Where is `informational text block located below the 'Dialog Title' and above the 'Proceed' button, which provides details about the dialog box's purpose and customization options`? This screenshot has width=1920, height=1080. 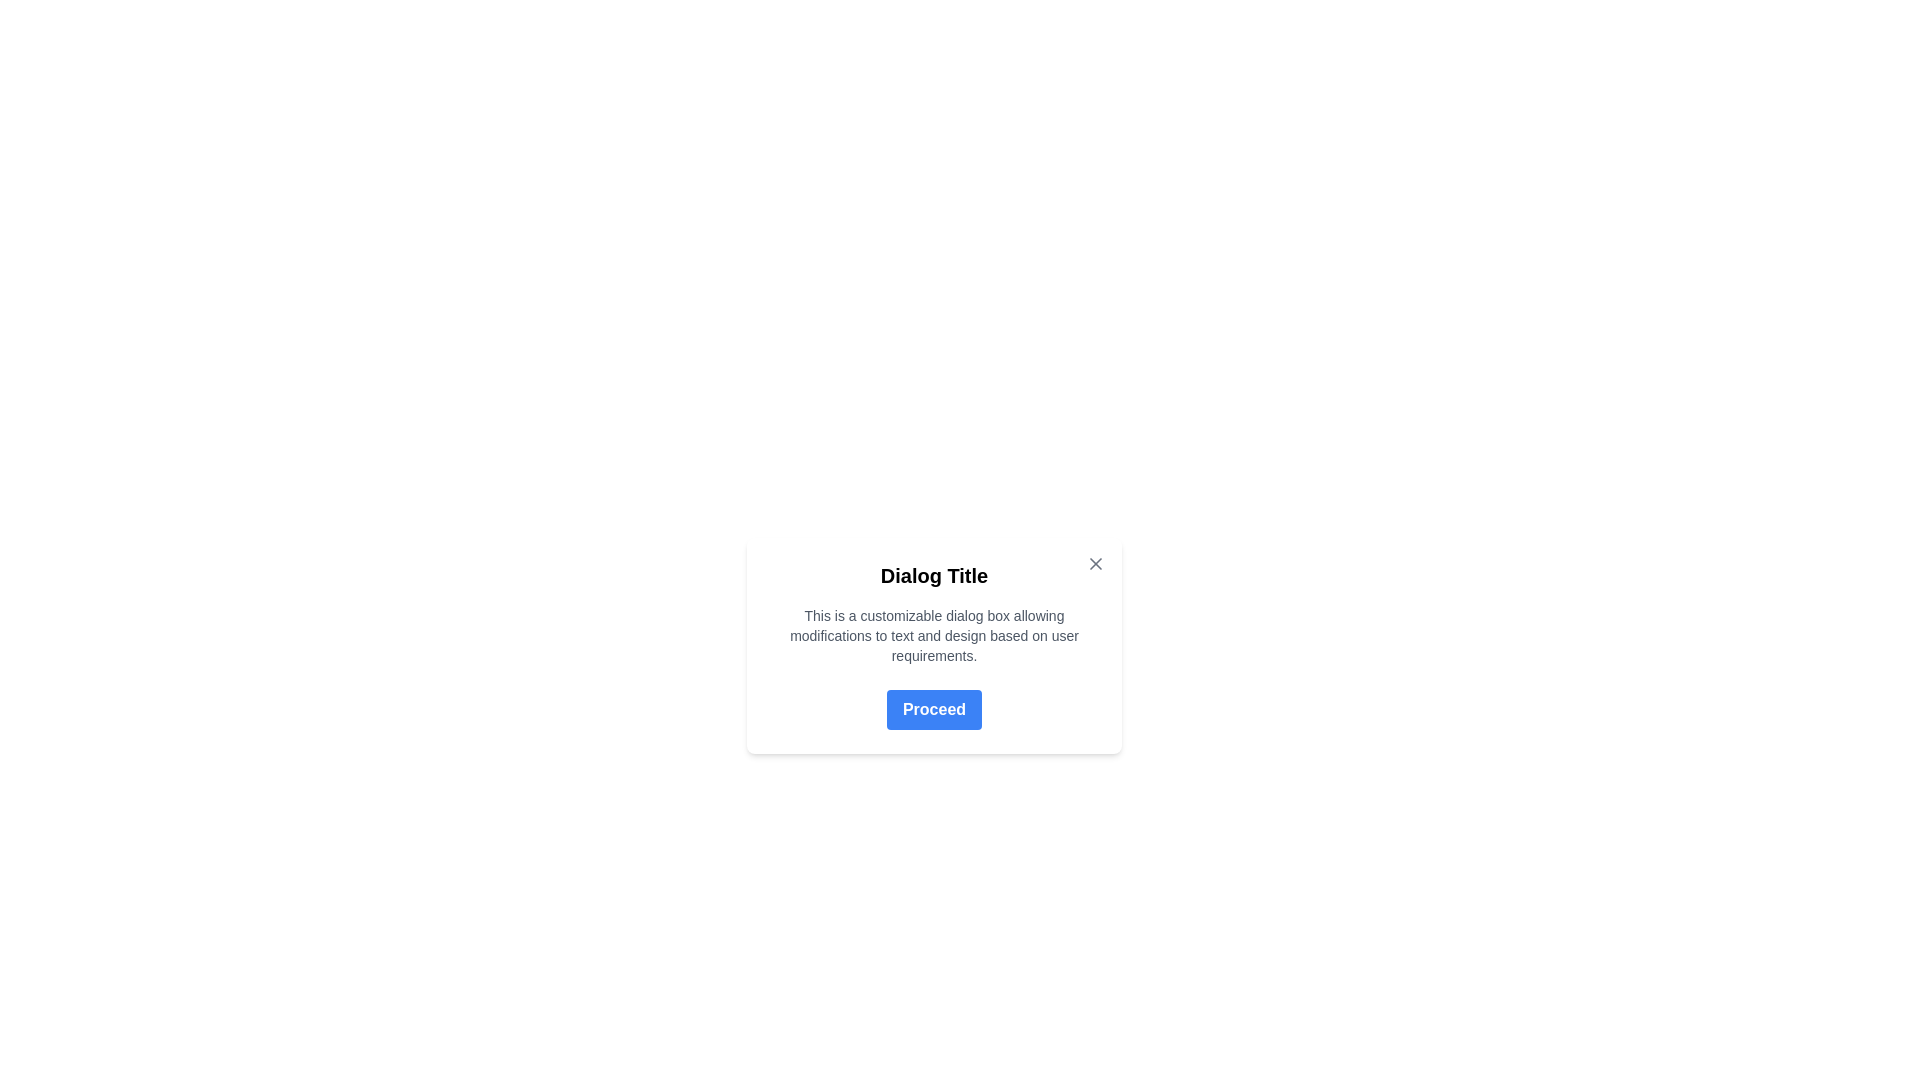
informational text block located below the 'Dialog Title' and above the 'Proceed' button, which provides details about the dialog box's purpose and customization options is located at coordinates (933, 636).